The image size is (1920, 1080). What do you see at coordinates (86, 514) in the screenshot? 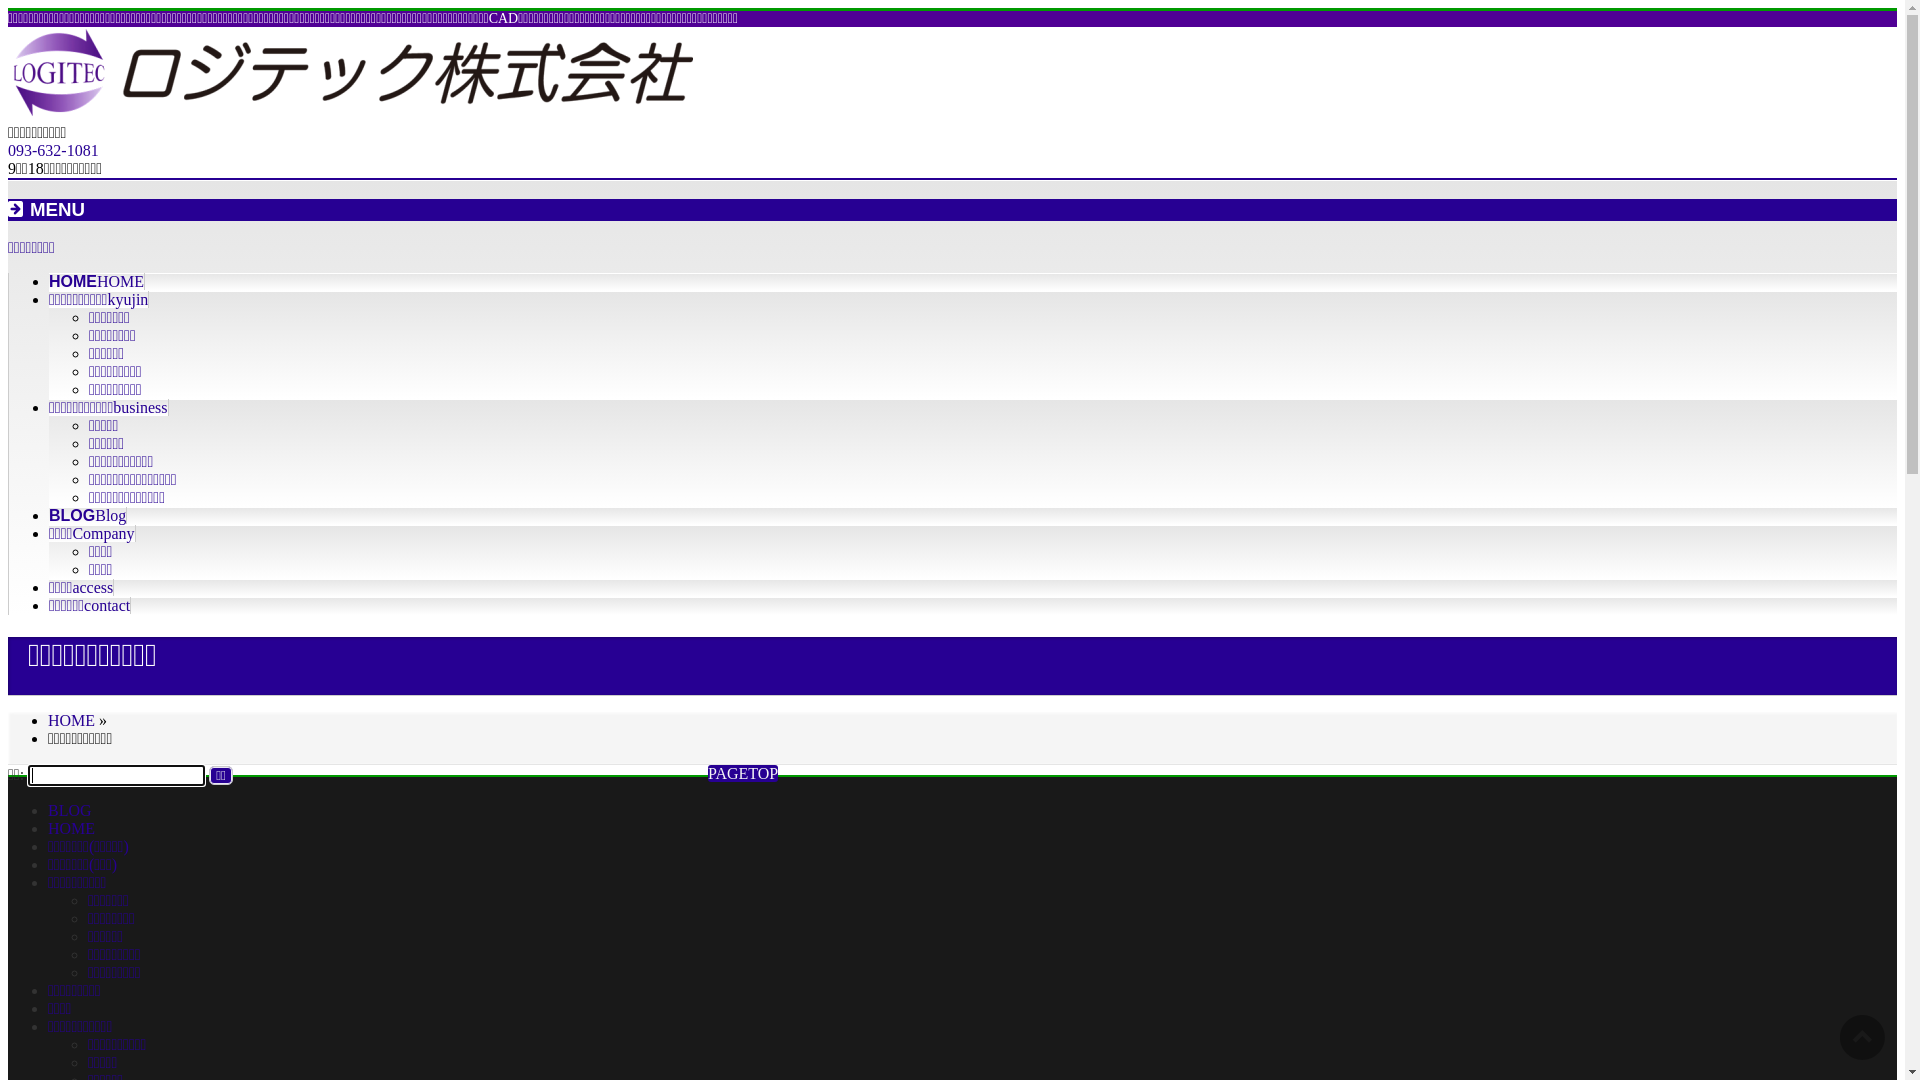
I see `'BLOGBlog'` at bounding box center [86, 514].